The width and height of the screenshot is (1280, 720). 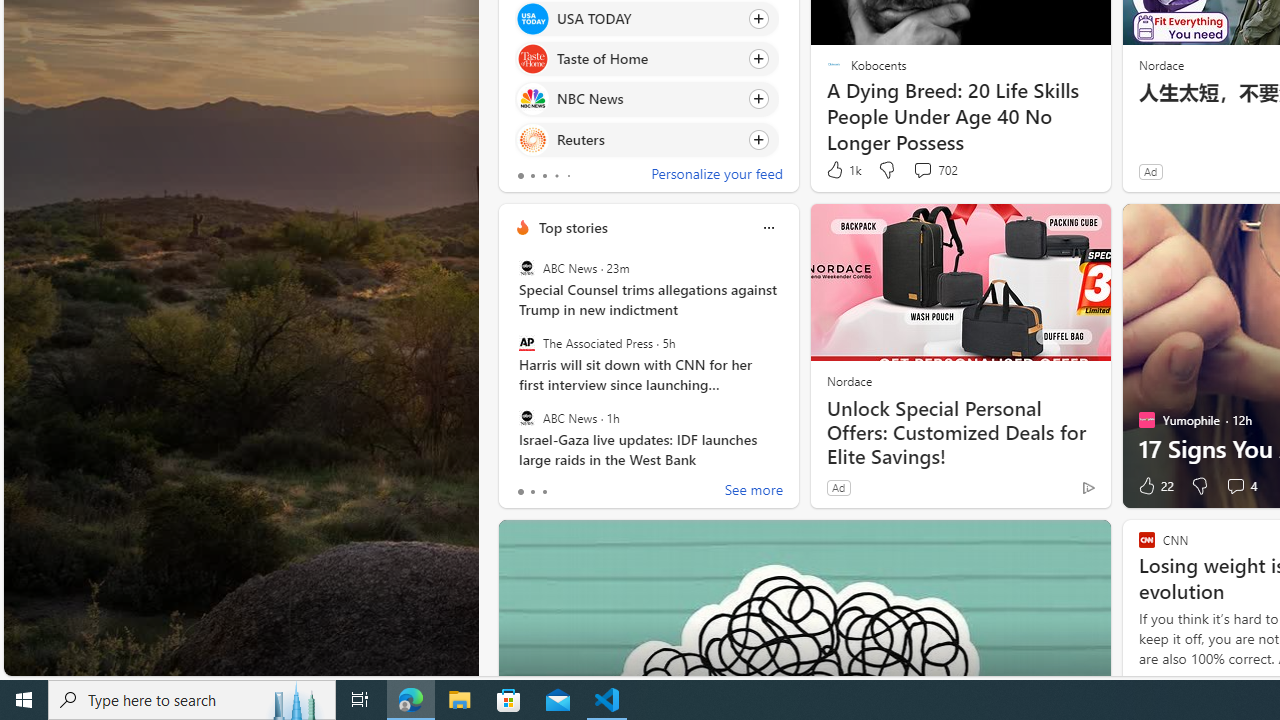 I want to click on 'tab-0', so click(x=520, y=492).